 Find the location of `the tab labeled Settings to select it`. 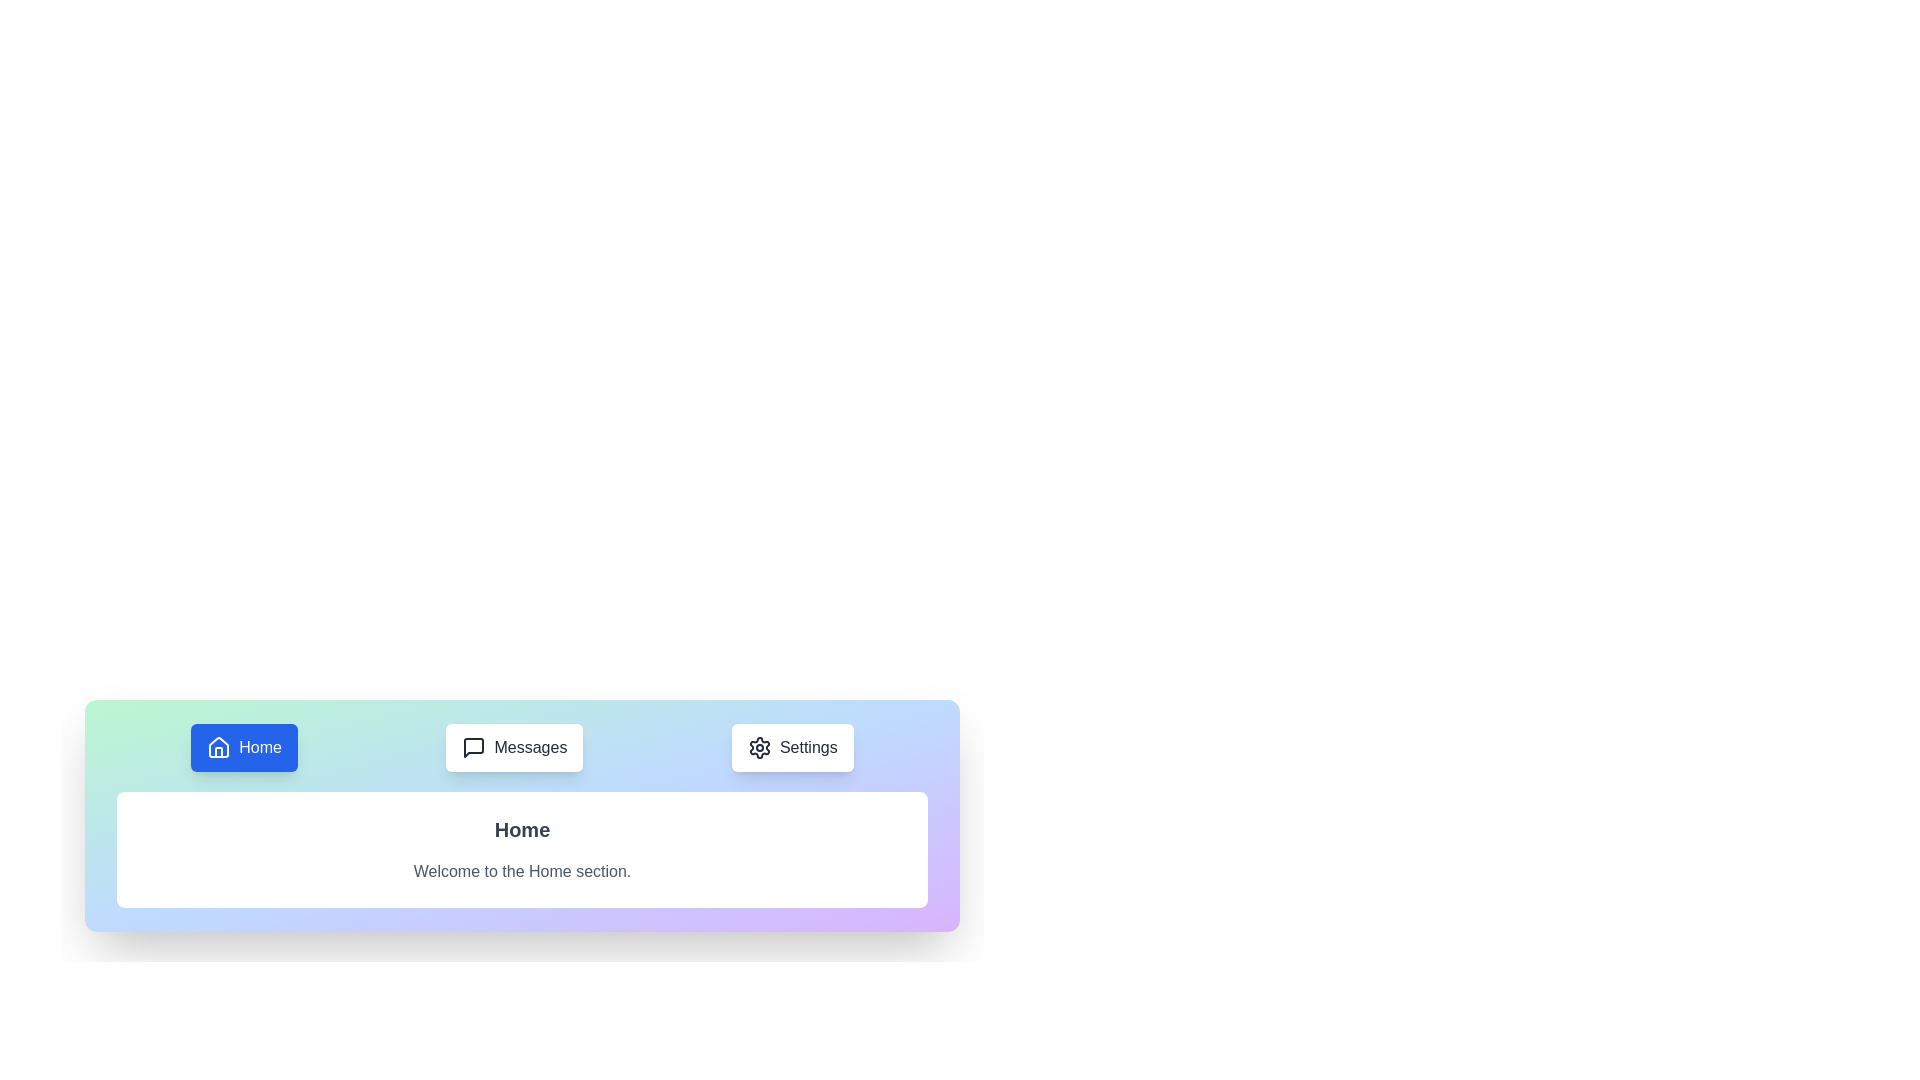

the tab labeled Settings to select it is located at coordinates (791, 748).